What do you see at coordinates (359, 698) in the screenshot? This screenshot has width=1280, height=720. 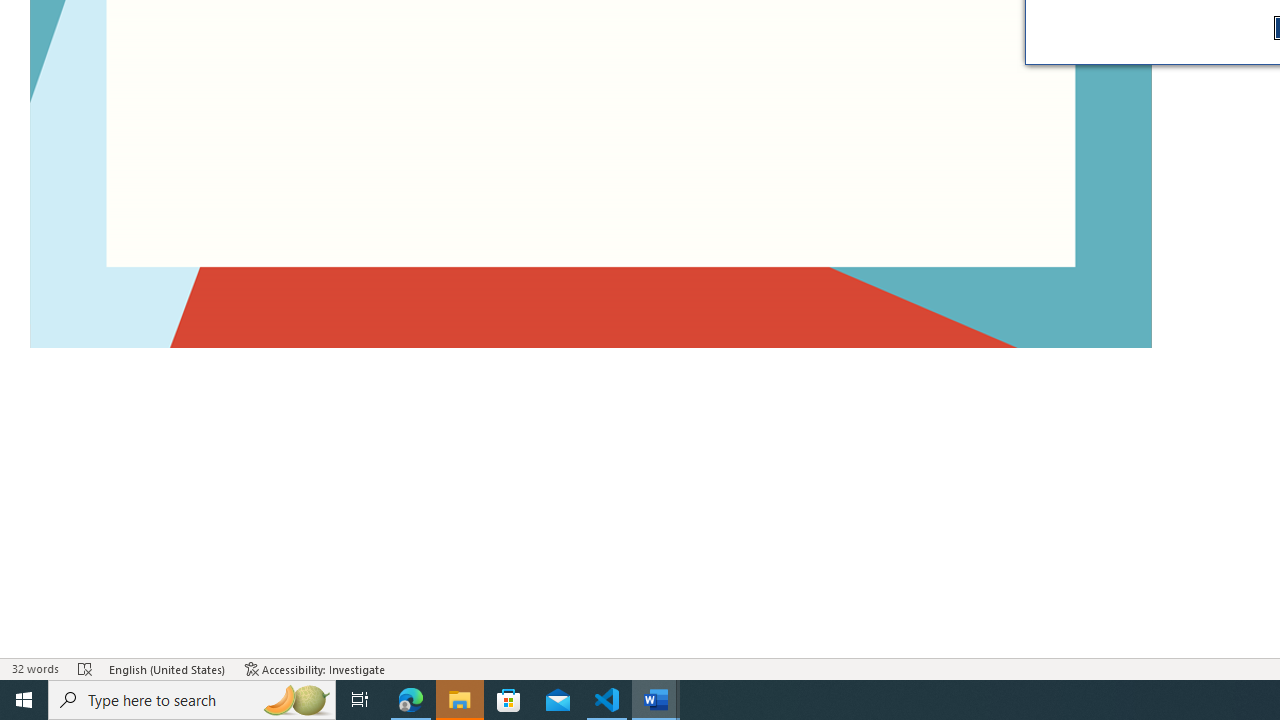 I see `'Task View'` at bounding box center [359, 698].